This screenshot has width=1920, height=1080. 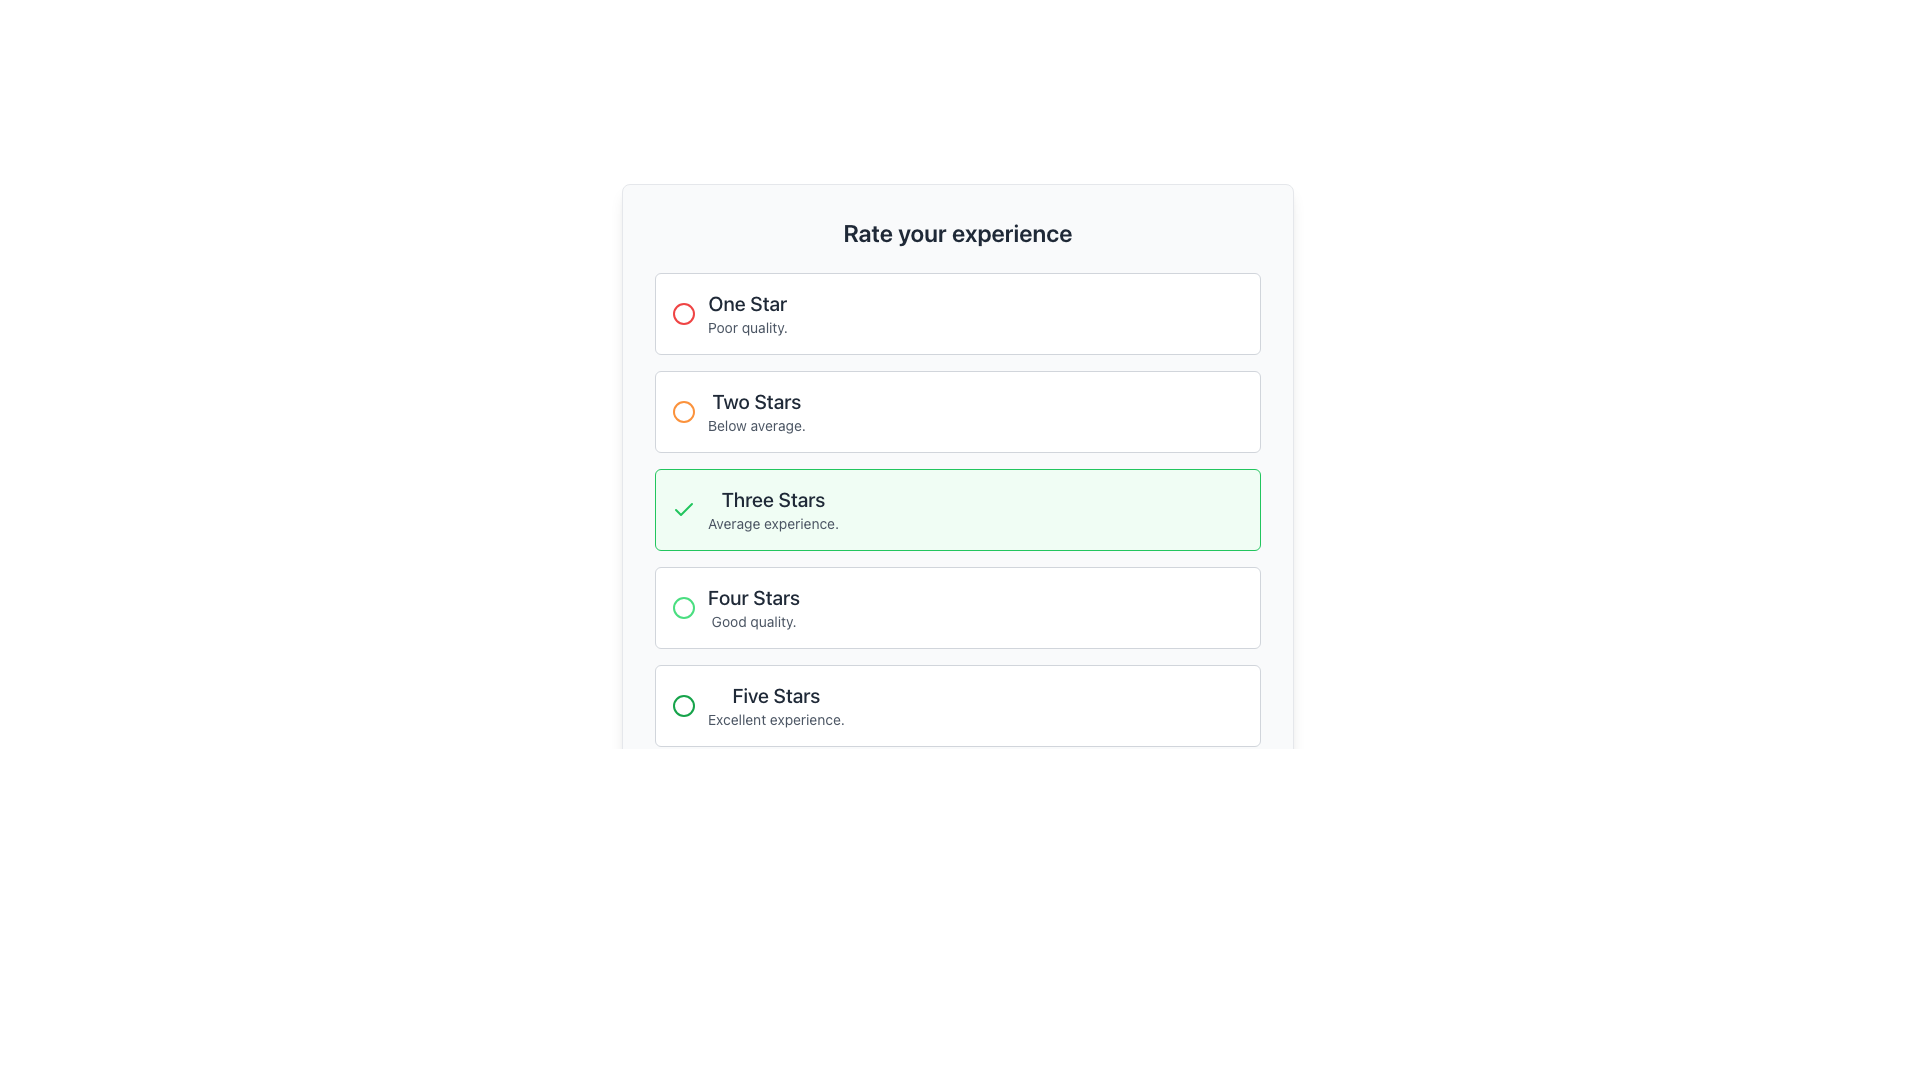 What do you see at coordinates (752, 620) in the screenshot?
I see `the text label 'Good quality.' which is styled in a small, light gray font and located beneath the 'Four Stars' rating option in the feedback interface` at bounding box center [752, 620].